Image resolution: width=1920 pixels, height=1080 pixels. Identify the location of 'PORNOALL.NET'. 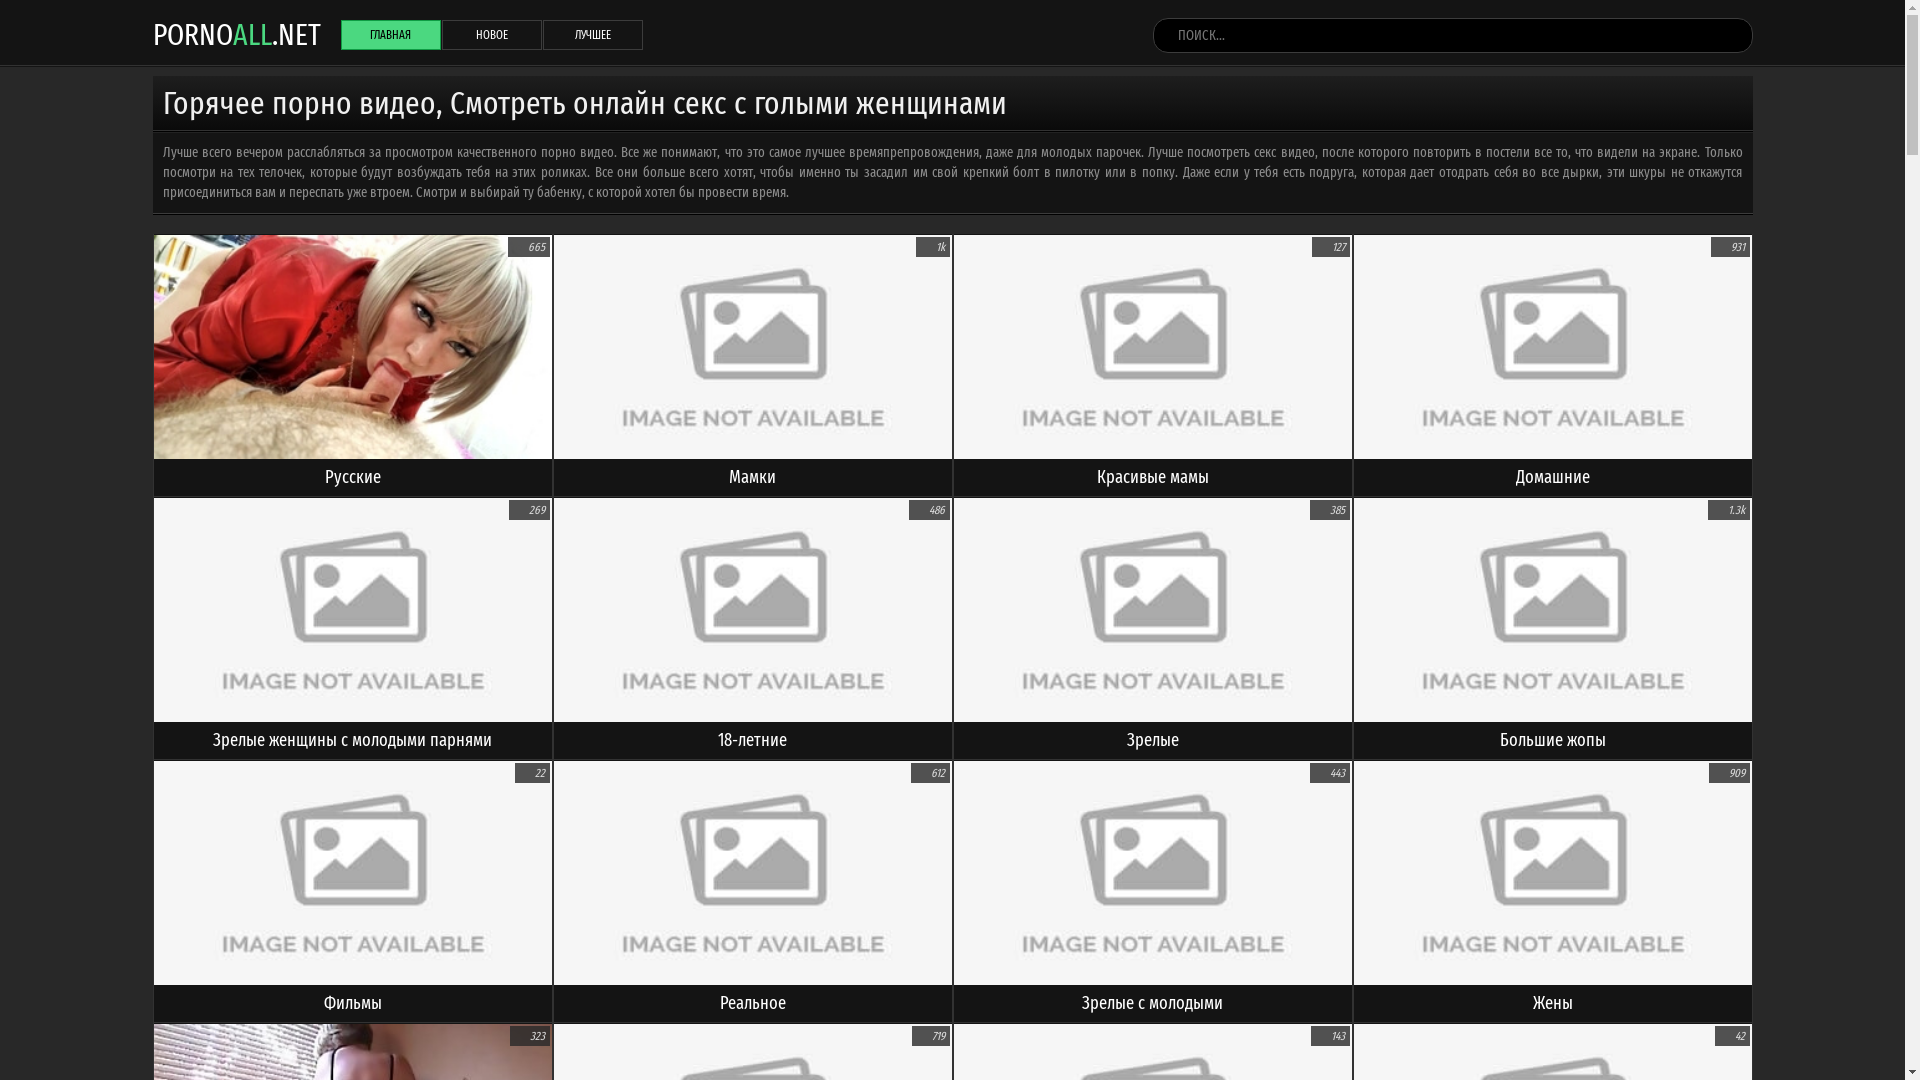
(235, 34).